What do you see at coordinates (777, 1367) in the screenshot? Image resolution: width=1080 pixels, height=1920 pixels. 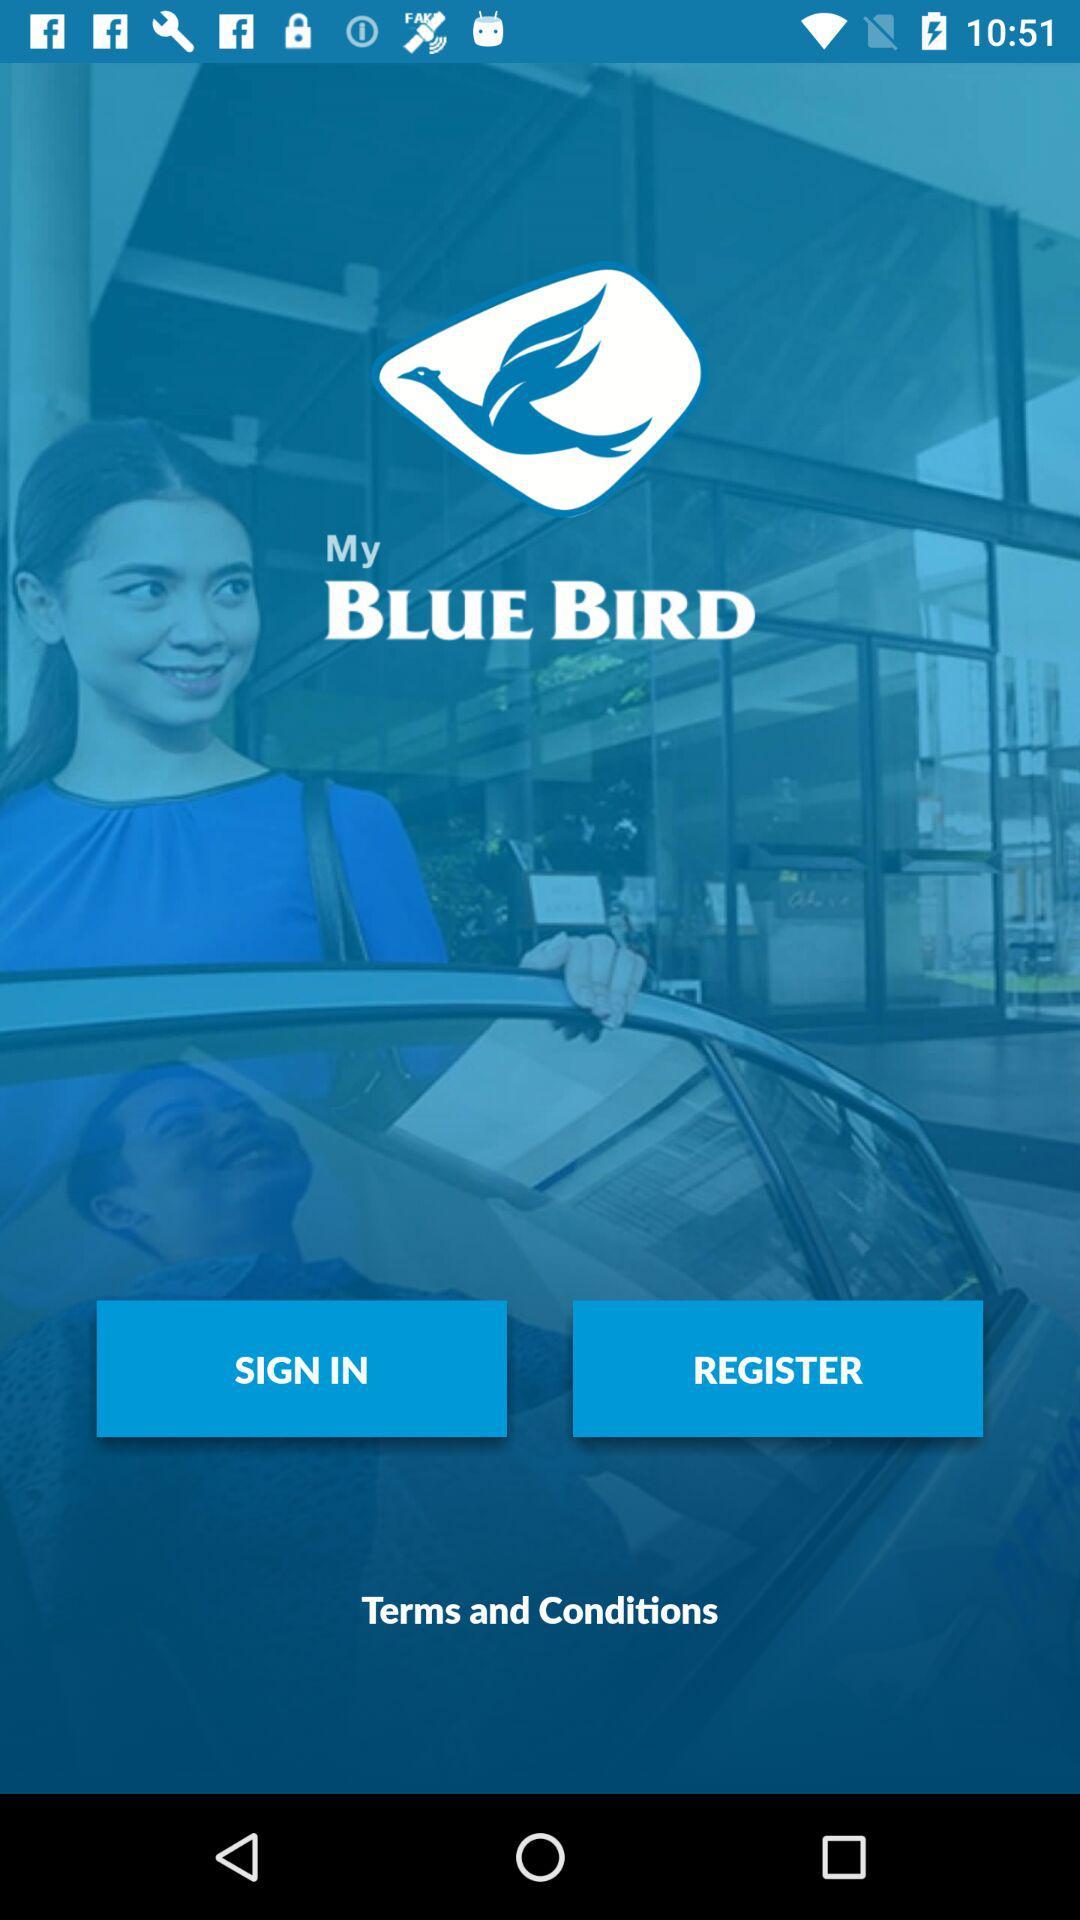 I see `the register` at bounding box center [777, 1367].